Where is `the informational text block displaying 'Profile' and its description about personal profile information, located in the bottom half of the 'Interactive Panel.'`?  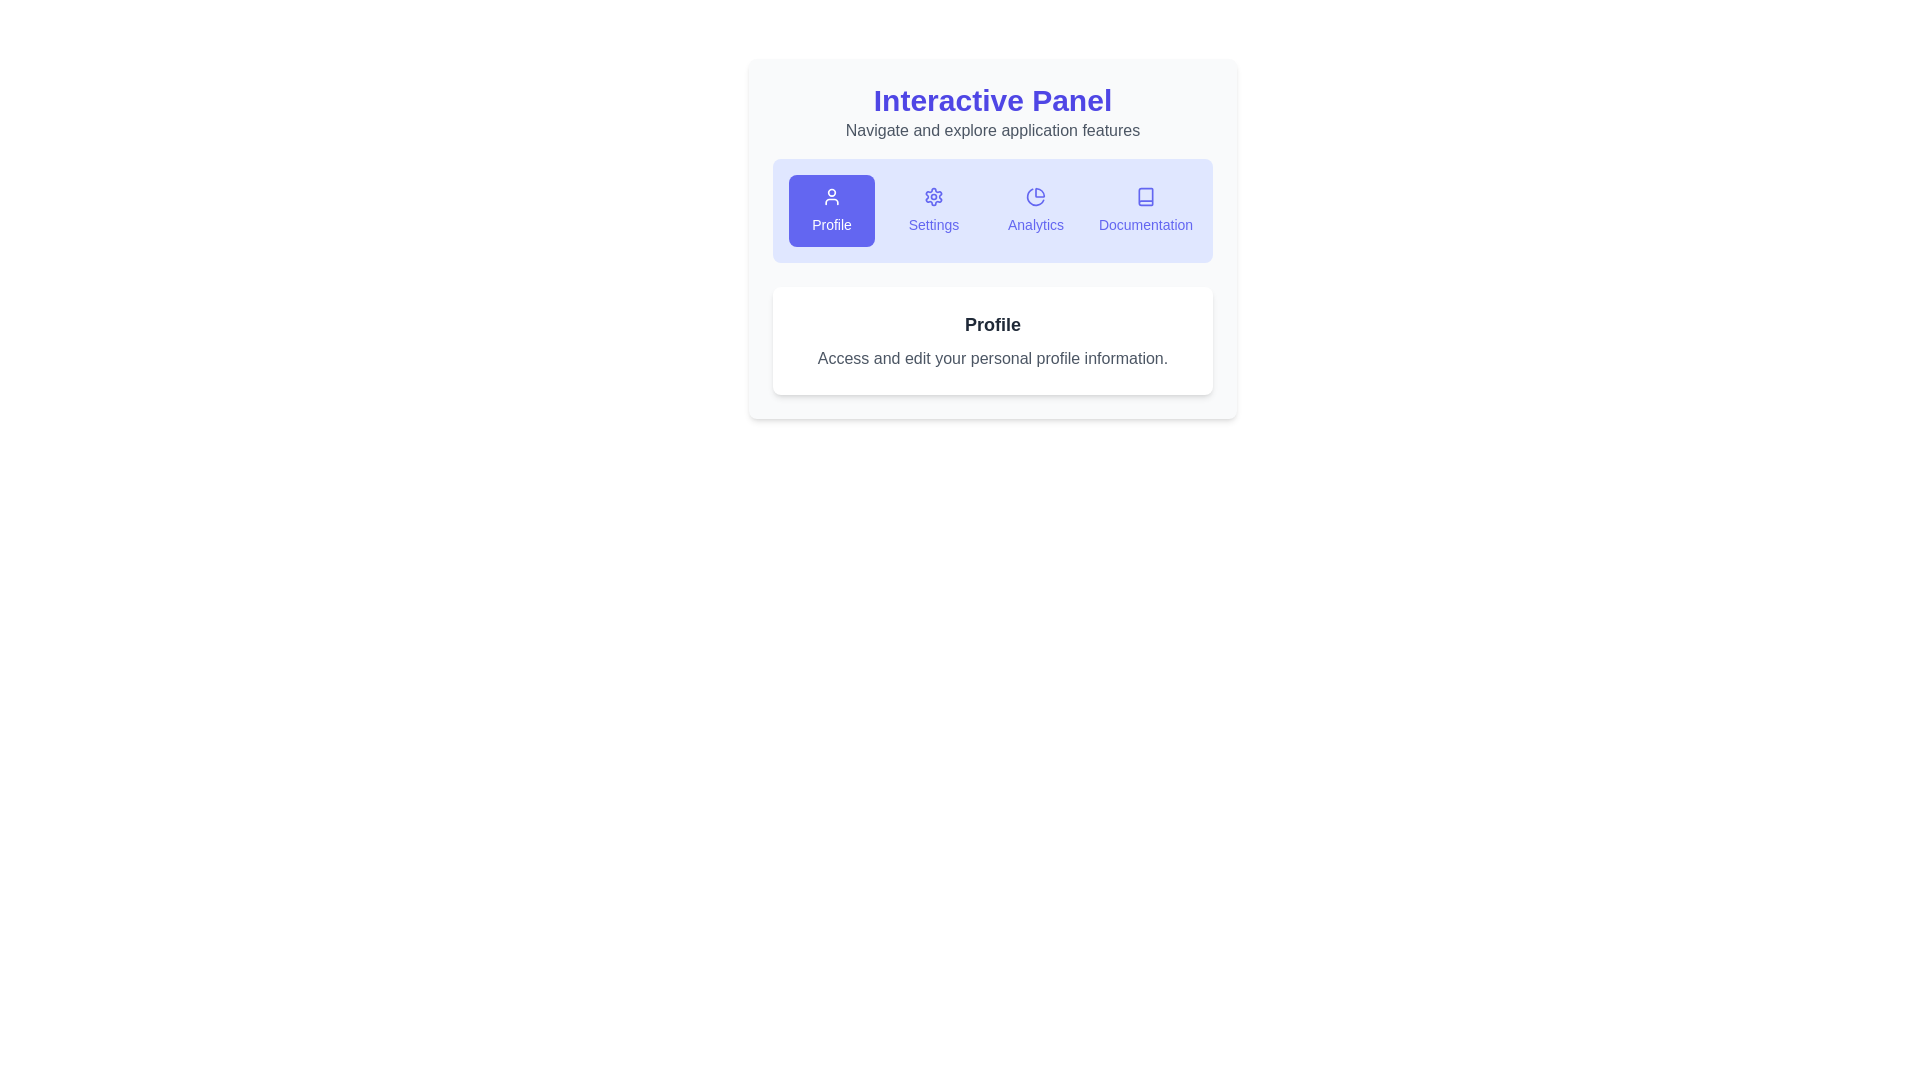 the informational text block displaying 'Profile' and its description about personal profile information, located in the bottom half of the 'Interactive Panel.' is located at coordinates (993, 339).